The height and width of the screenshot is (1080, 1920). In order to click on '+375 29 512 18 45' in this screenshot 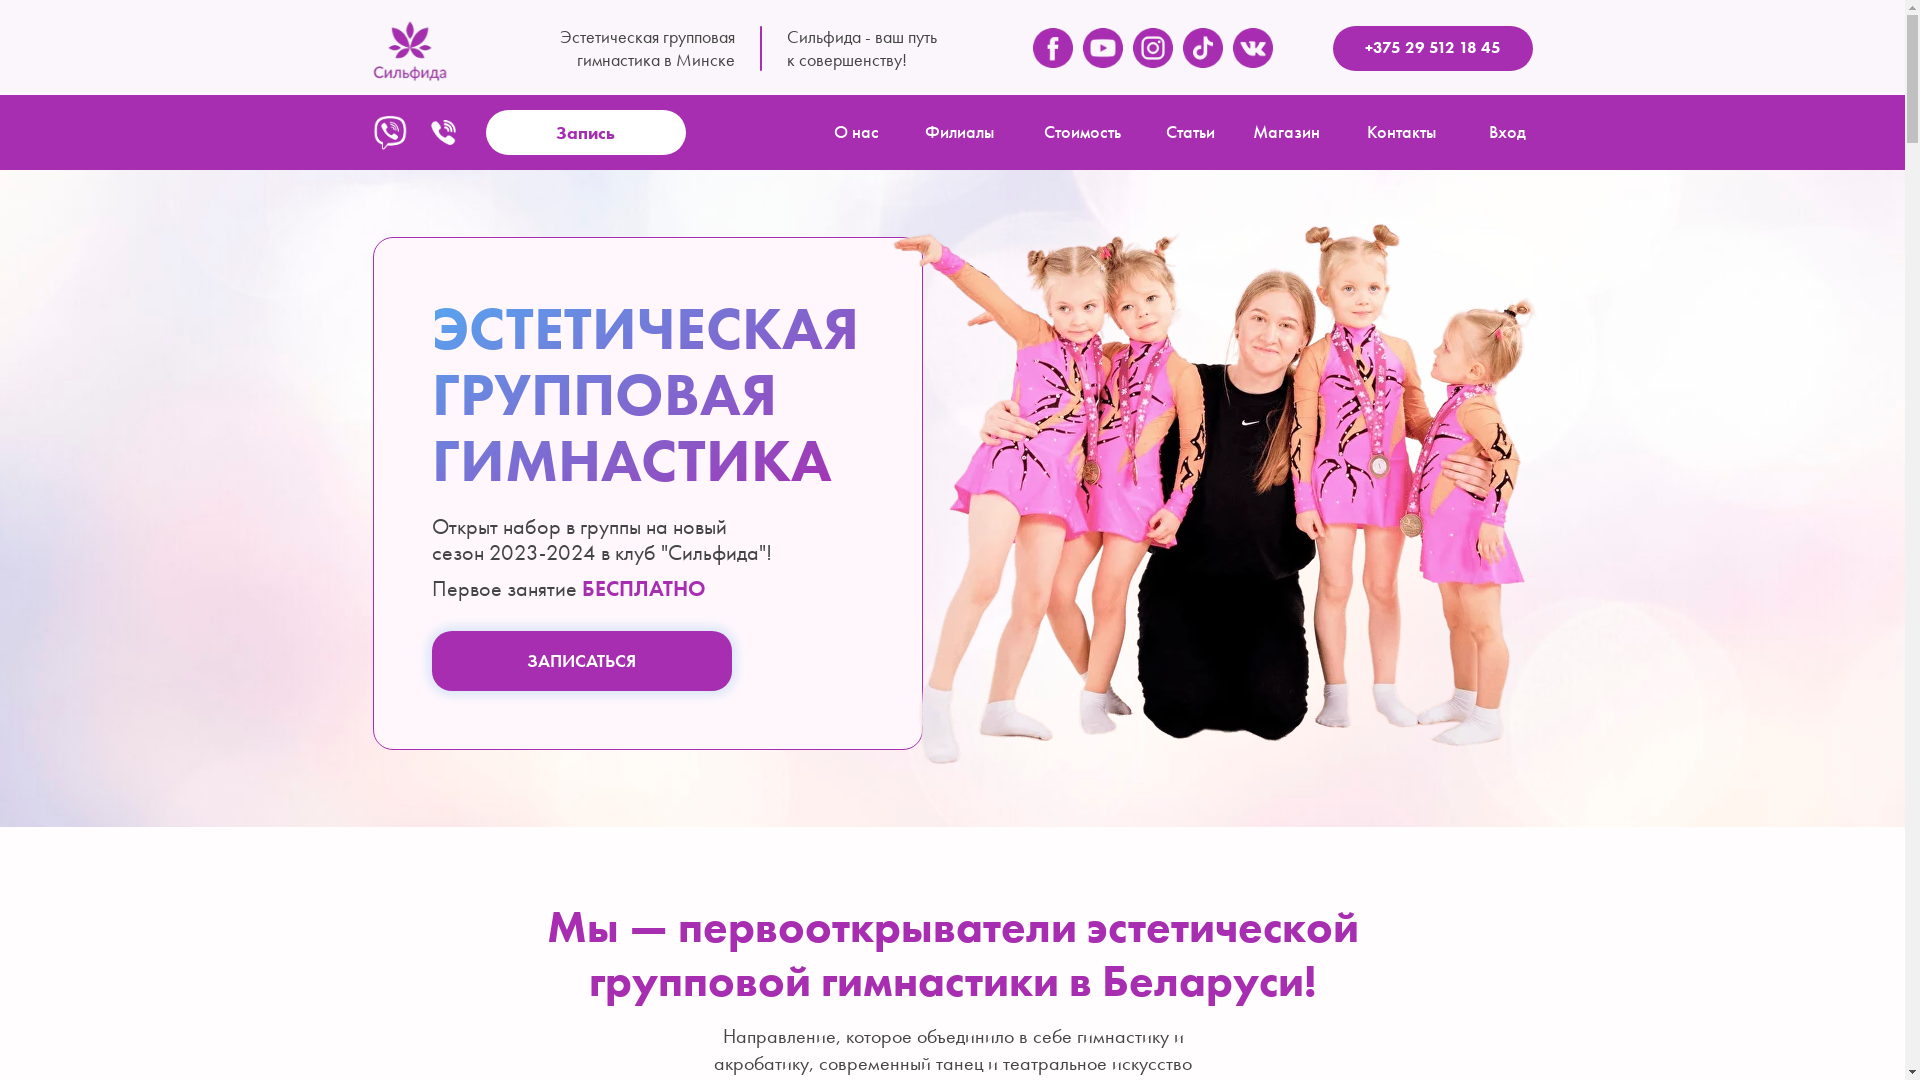, I will do `click(1430, 47)`.